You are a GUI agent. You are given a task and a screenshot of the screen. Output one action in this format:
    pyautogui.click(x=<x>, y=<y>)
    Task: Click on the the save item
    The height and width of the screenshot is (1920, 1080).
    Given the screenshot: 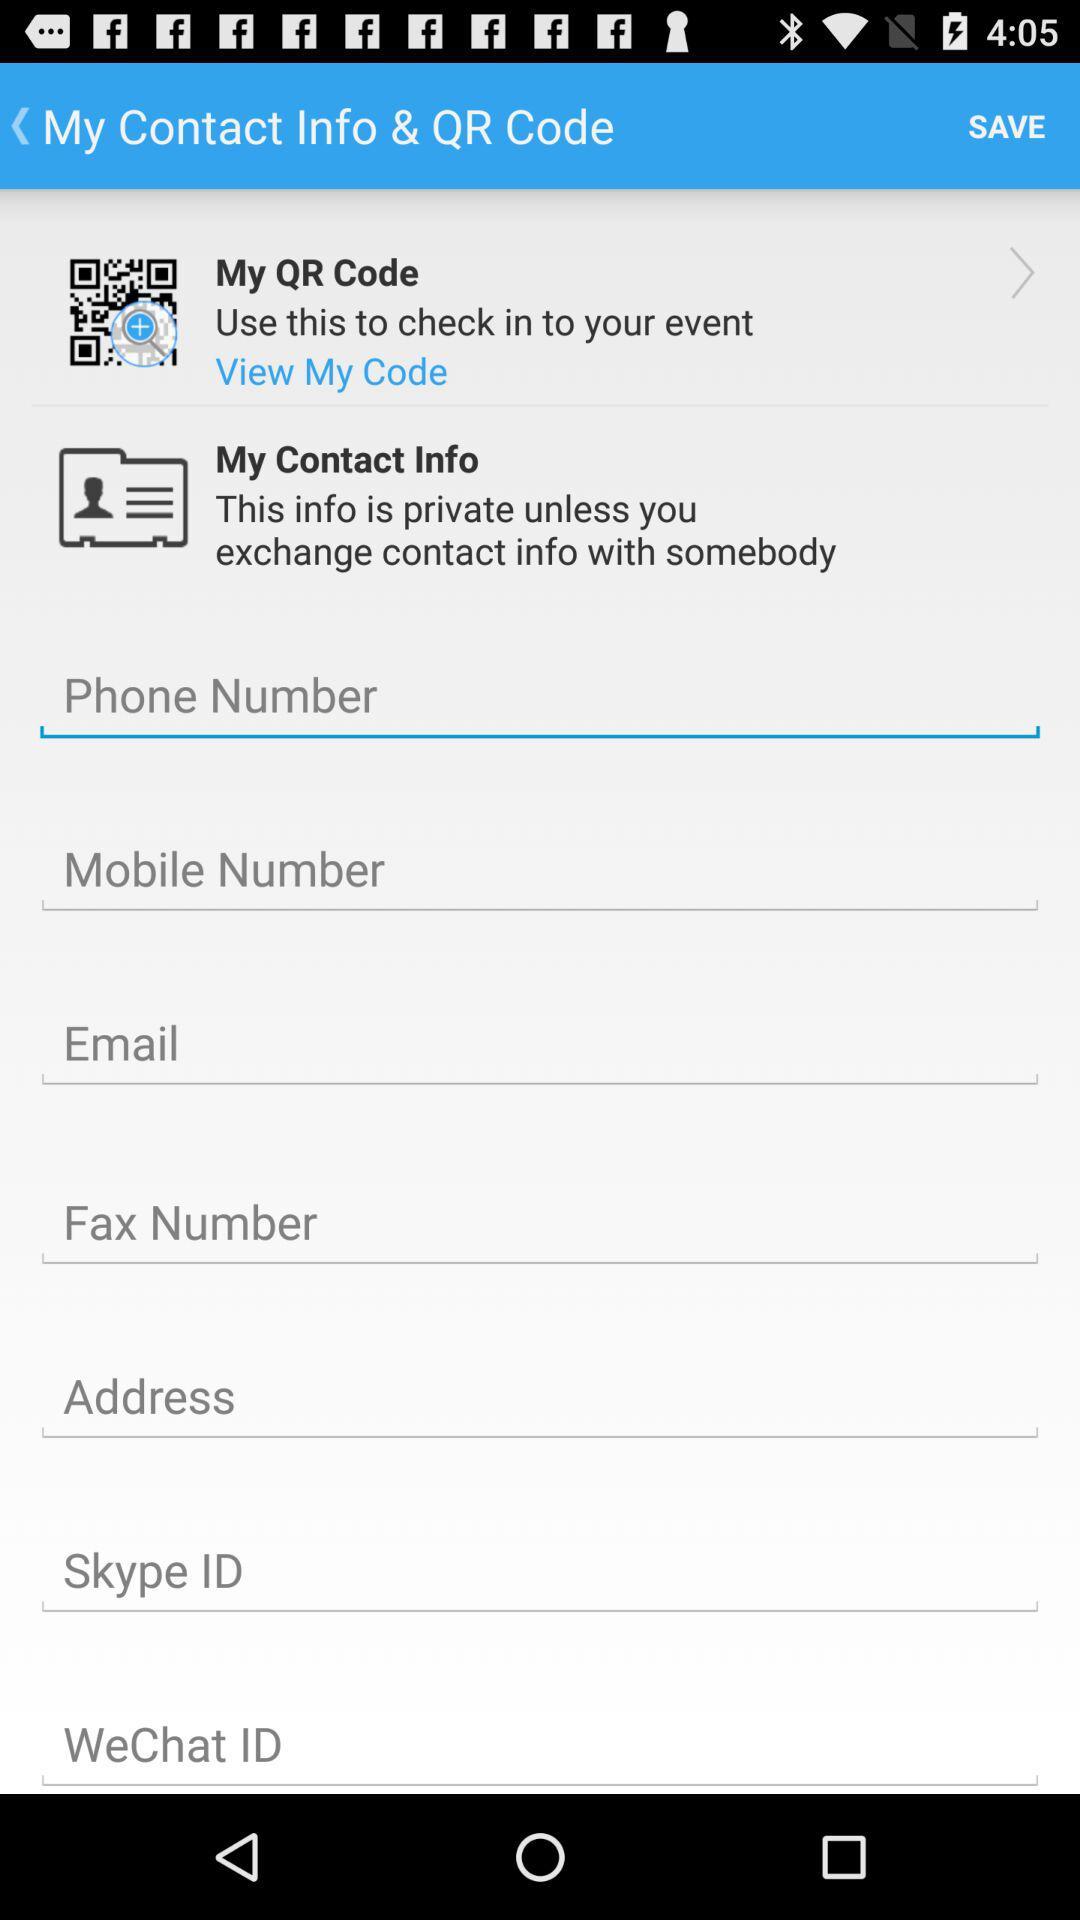 What is the action you would take?
    pyautogui.click(x=1006, y=124)
    